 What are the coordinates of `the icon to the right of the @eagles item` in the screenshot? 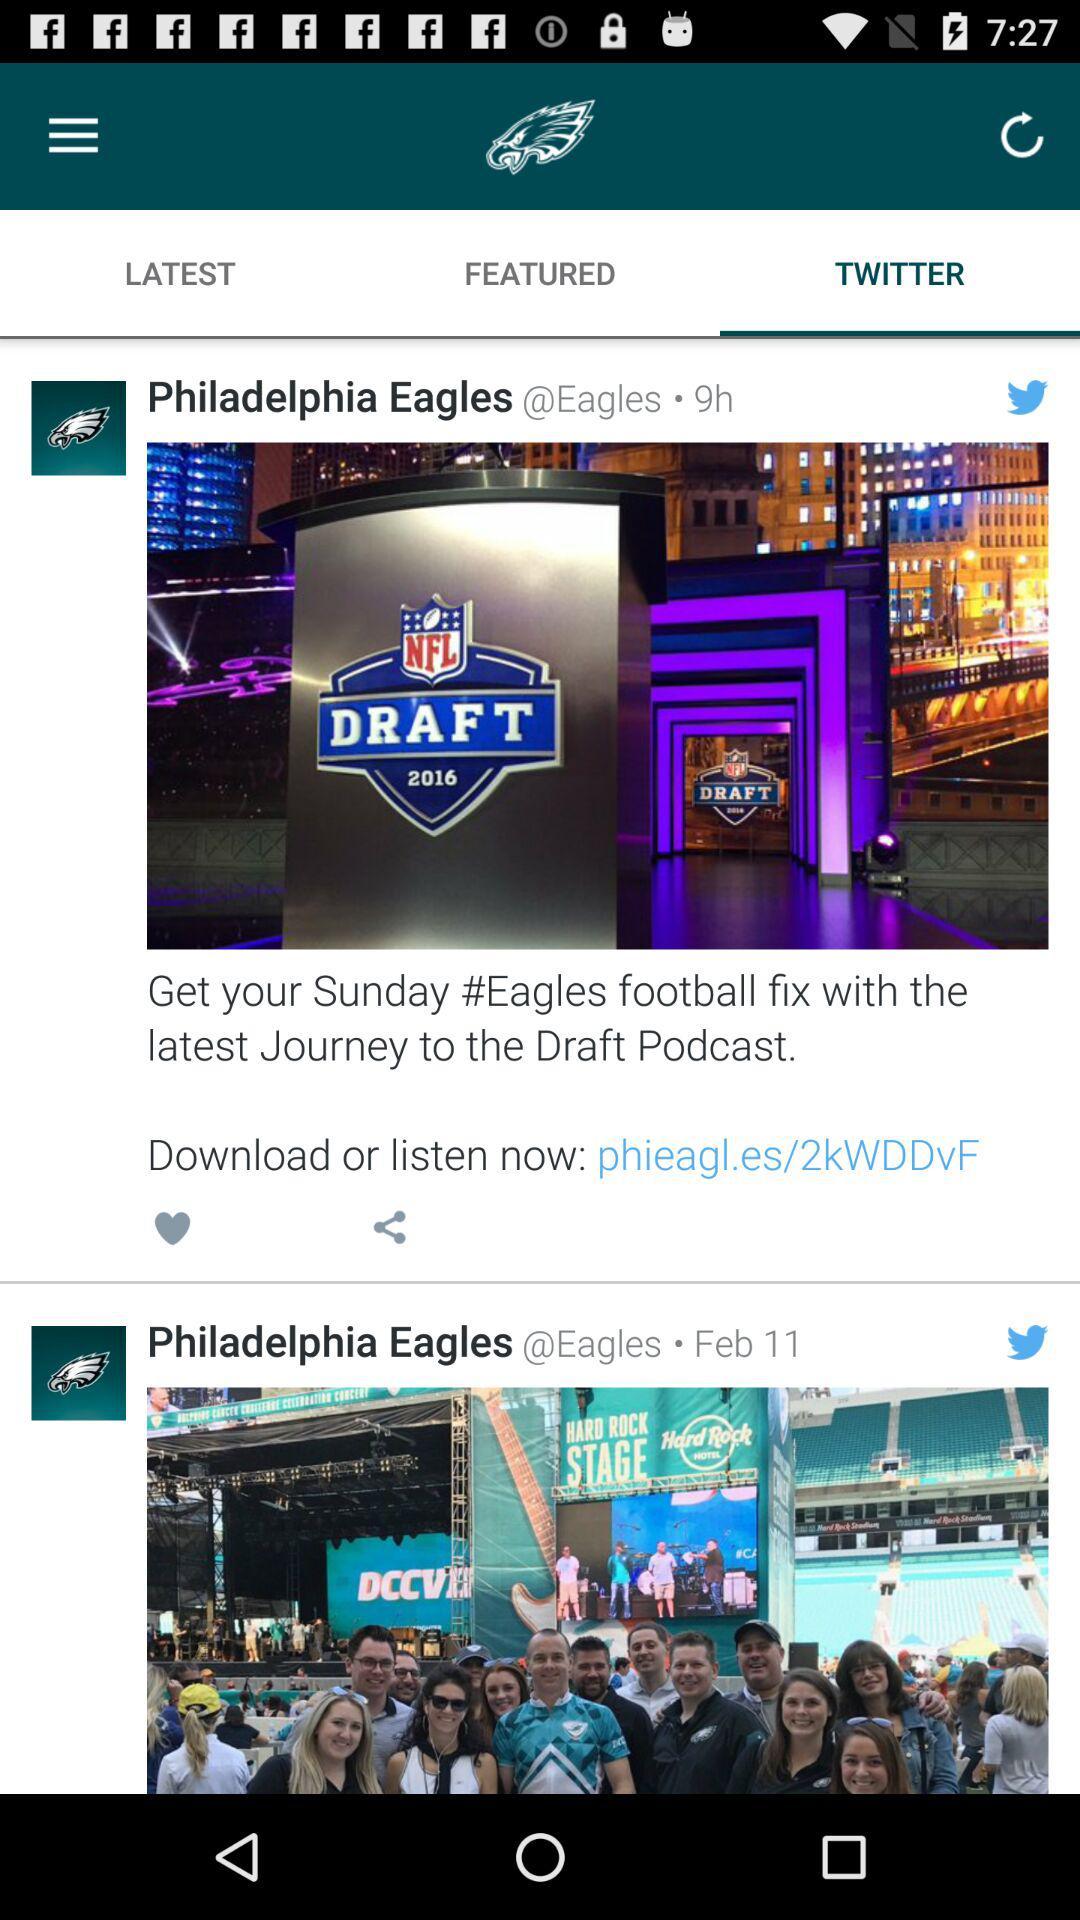 It's located at (697, 397).